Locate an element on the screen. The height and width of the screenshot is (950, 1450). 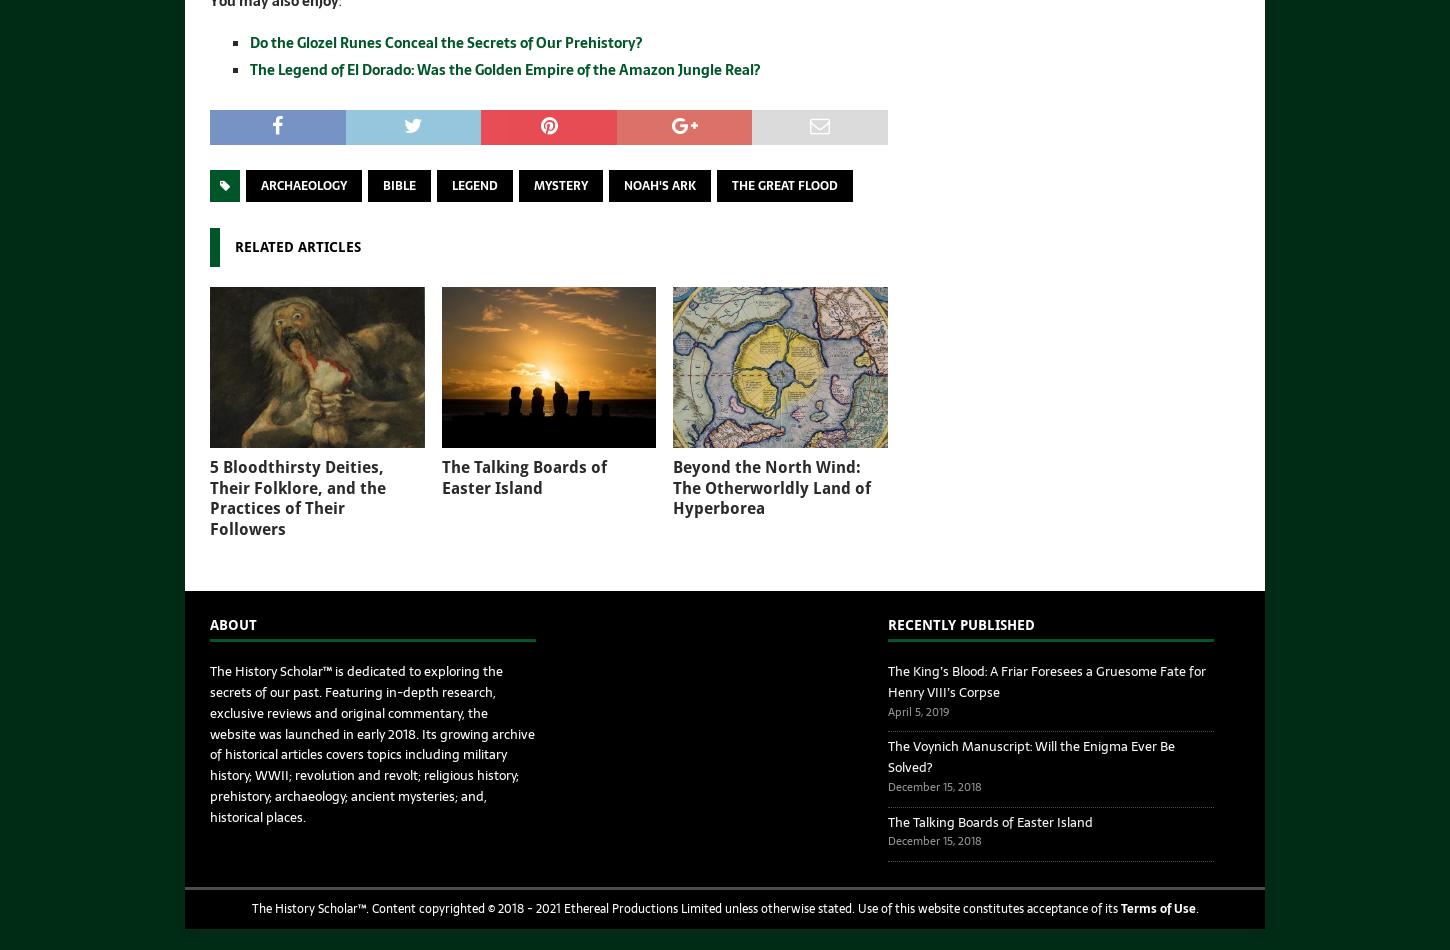
'Terms of Use' is located at coordinates (1156, 907).